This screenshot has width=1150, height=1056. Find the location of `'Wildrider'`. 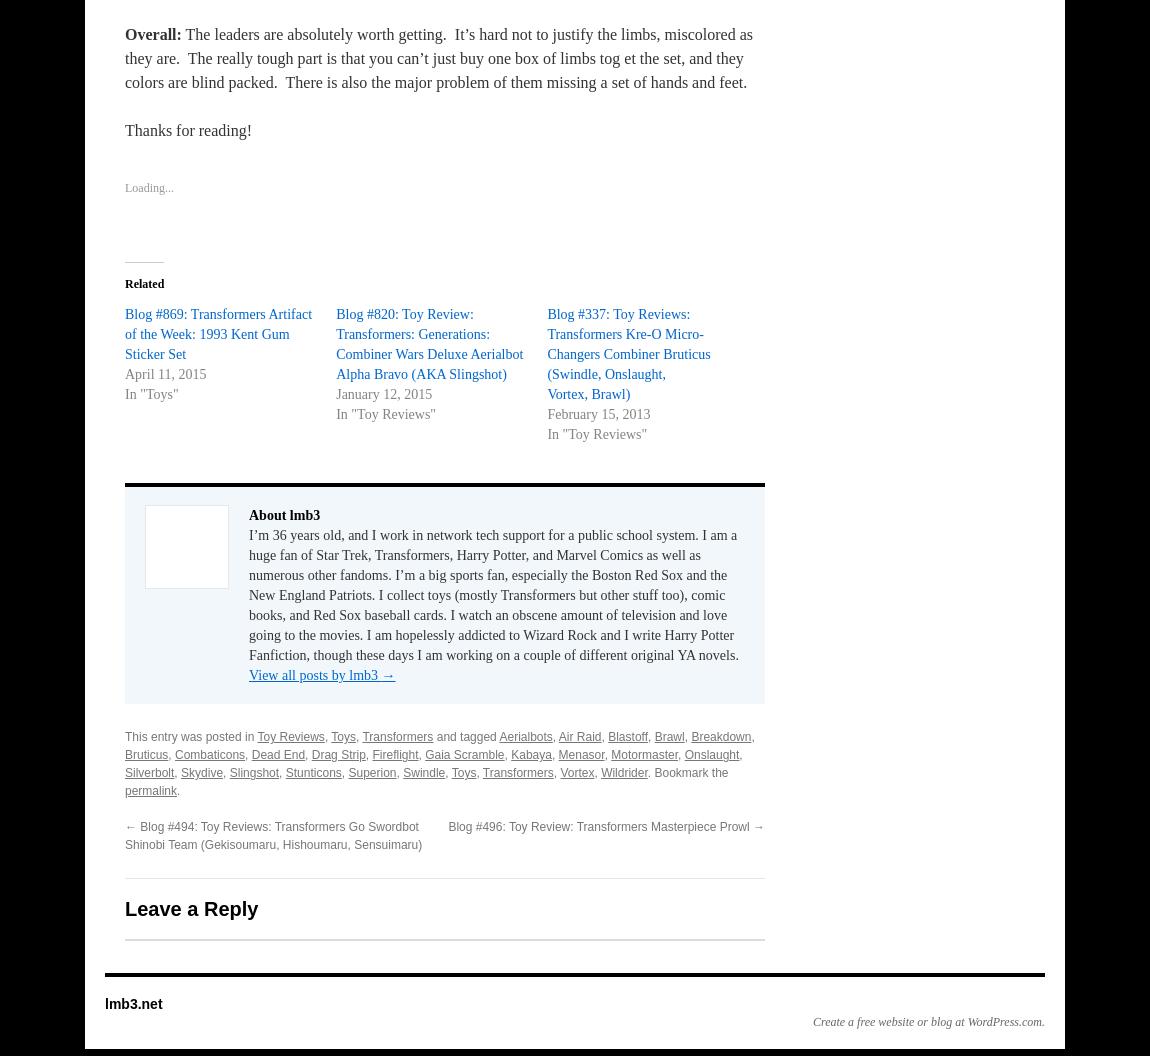

'Wildrider' is located at coordinates (622, 771).